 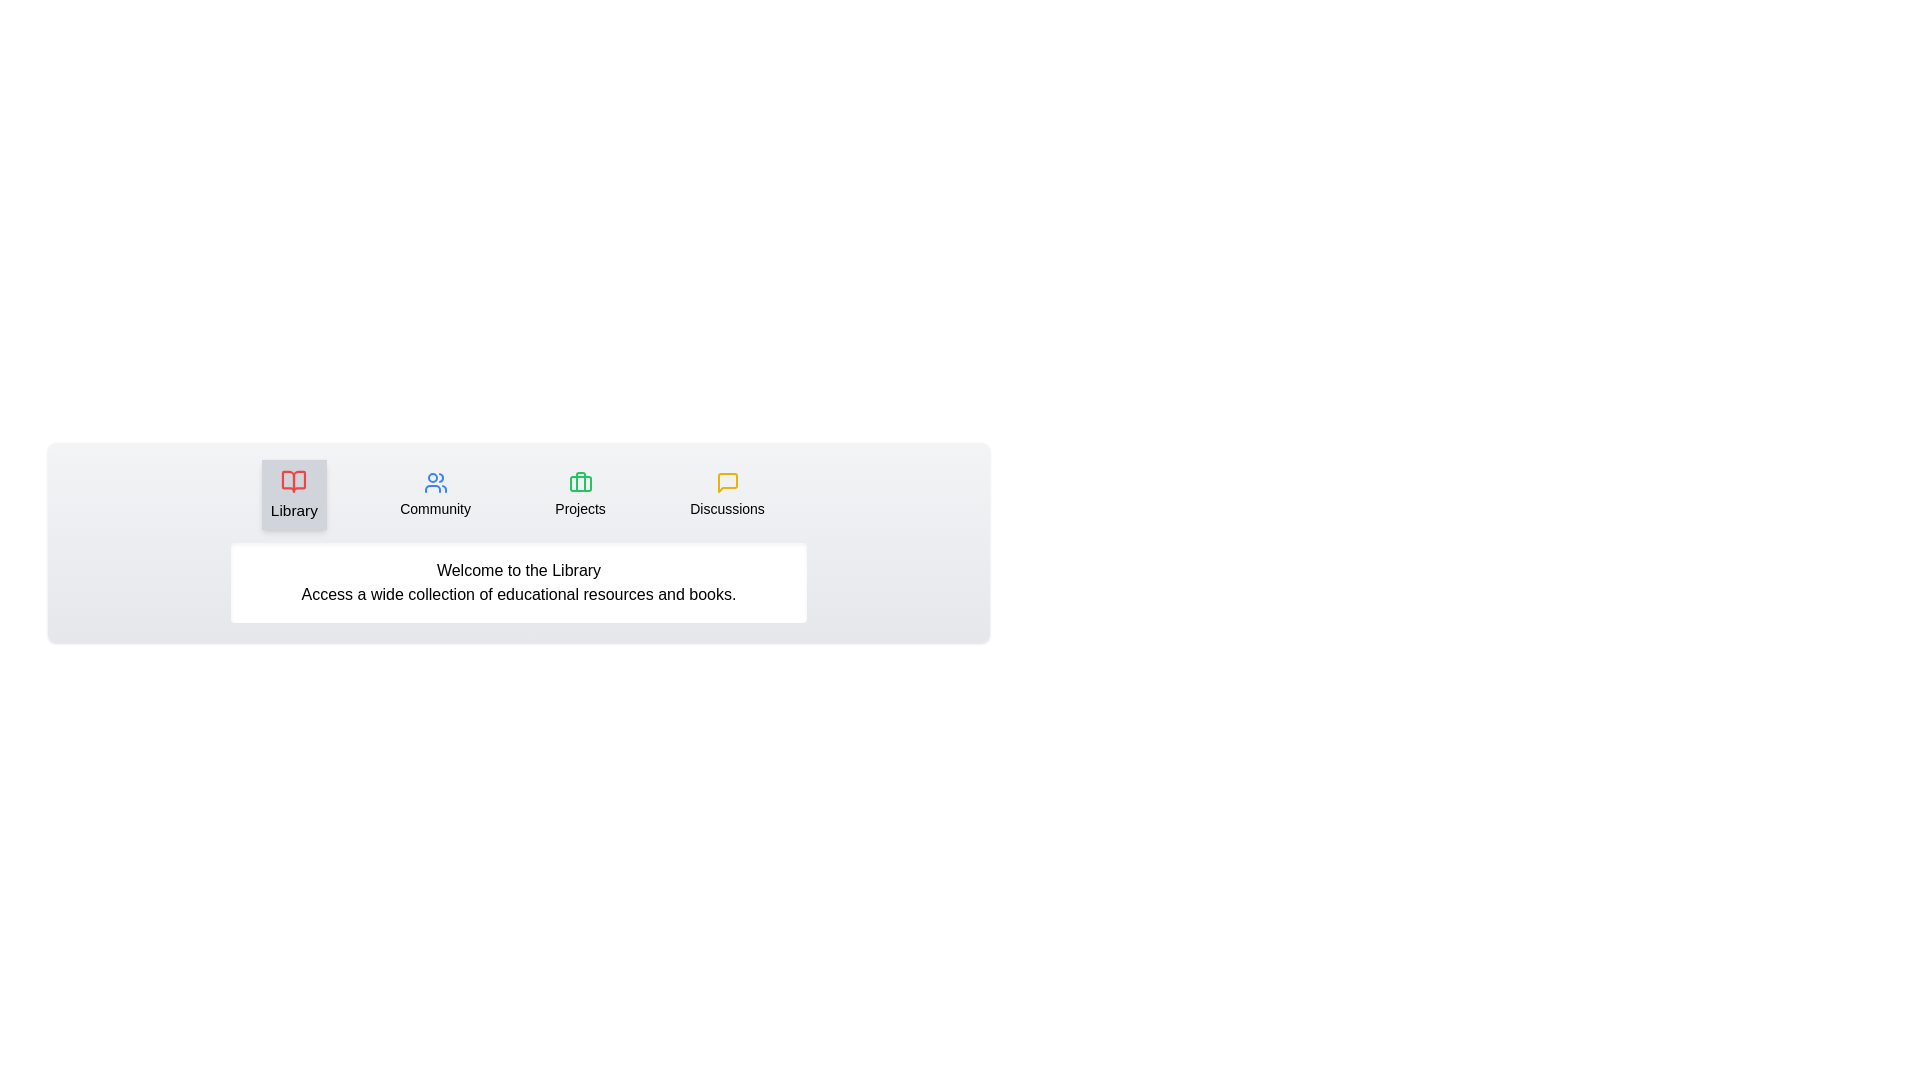 I want to click on the decorative icon for the 'Discussions' navigation button, which is the fourth item in the horizontal menu bar, so click(x=726, y=482).